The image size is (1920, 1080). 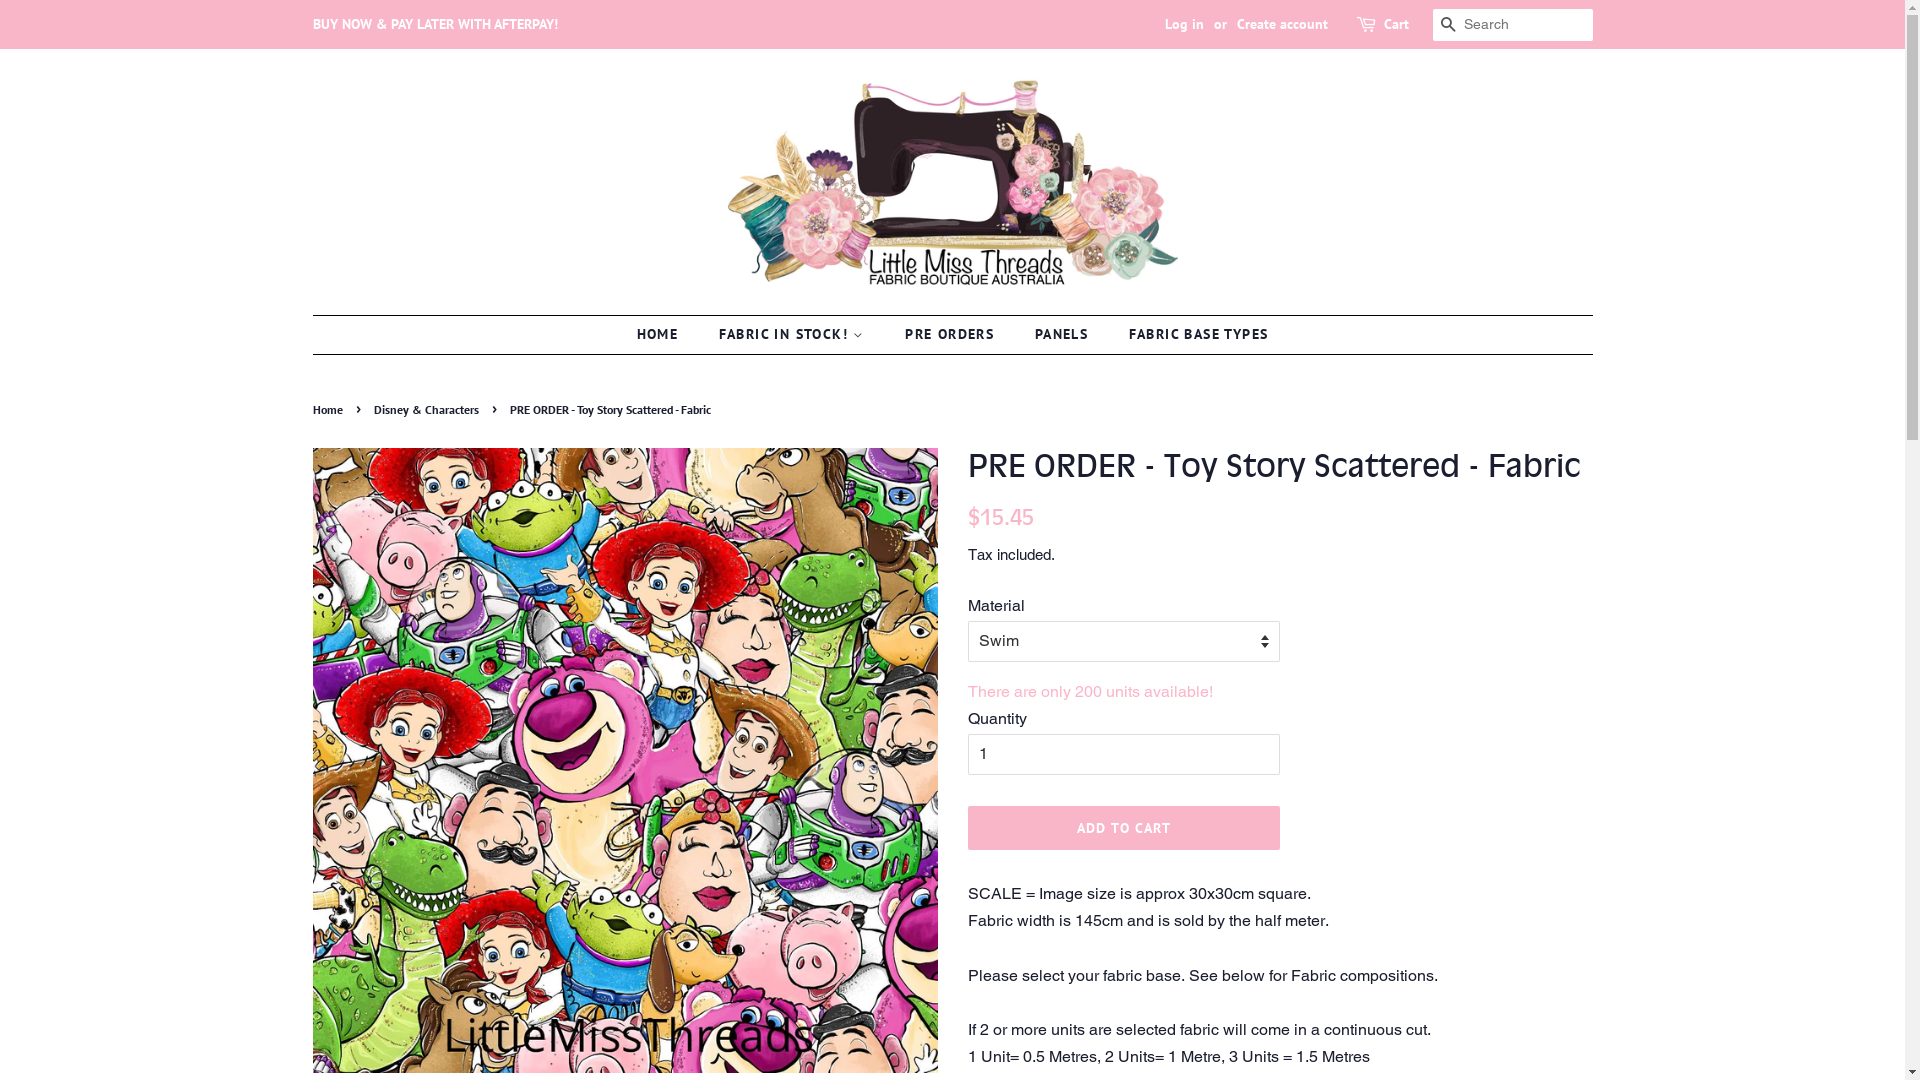 What do you see at coordinates (1281, 23) in the screenshot?
I see `'Create account'` at bounding box center [1281, 23].